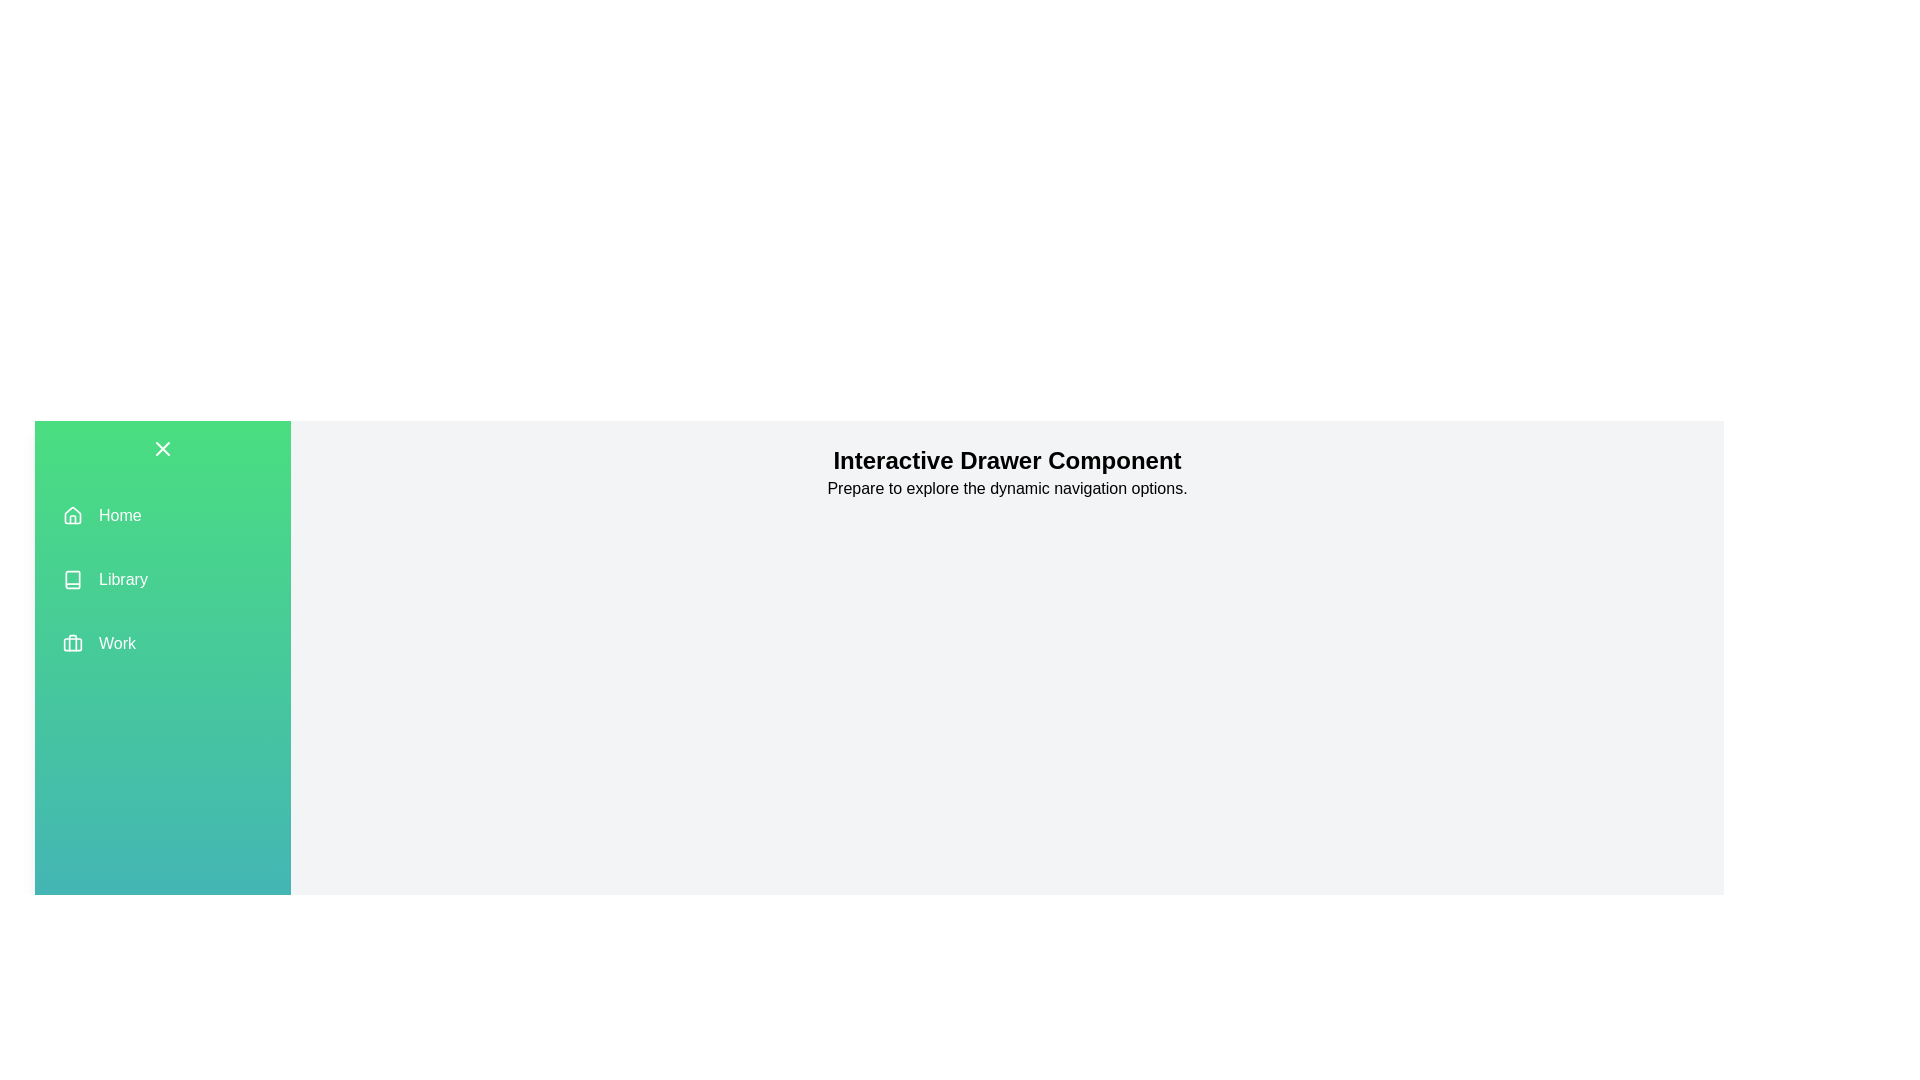  What do you see at coordinates (72, 644) in the screenshot?
I see `the Work icon to trigger its functionality` at bounding box center [72, 644].